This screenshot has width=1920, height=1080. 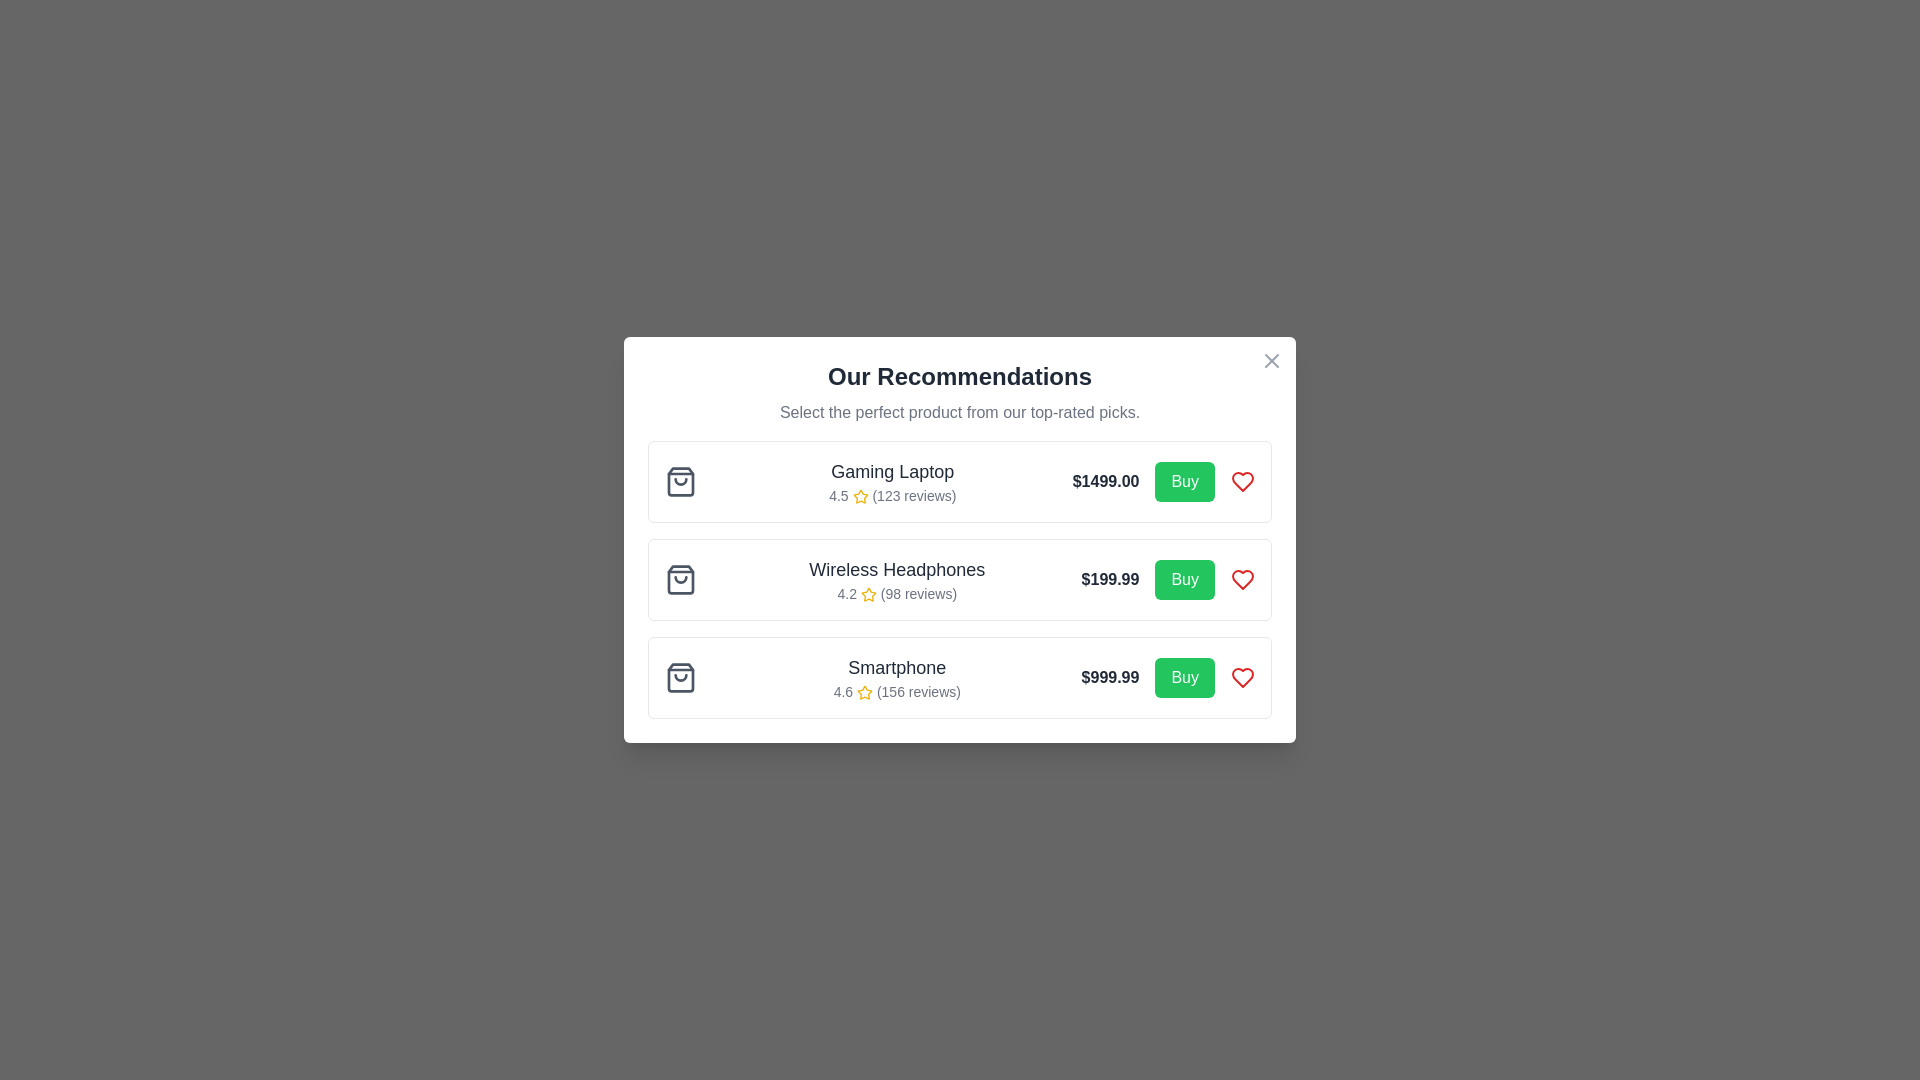 What do you see at coordinates (1271, 361) in the screenshot?
I see `the close button located at the top-right corner of the 'Our Recommendations' modal window` at bounding box center [1271, 361].